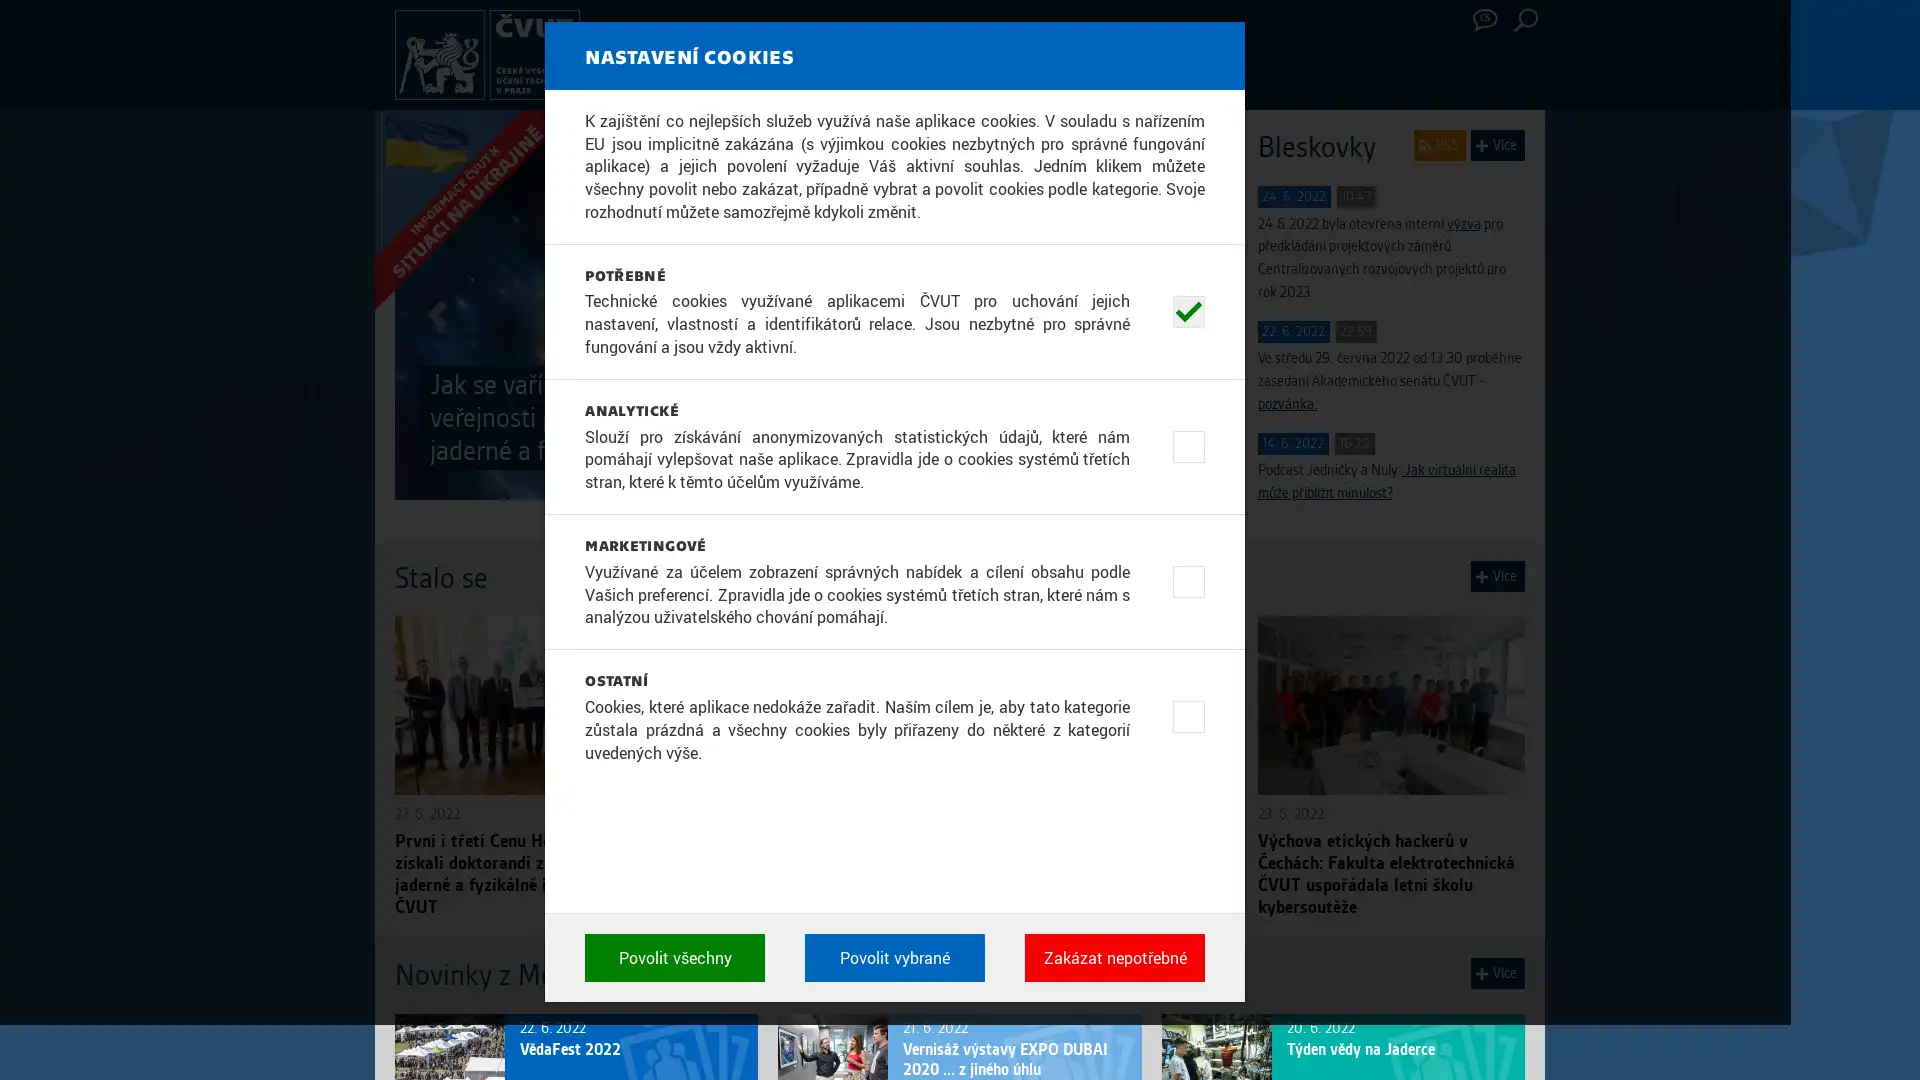 This screenshot has height=1080, width=1920. Describe the element at coordinates (738, 985) in the screenshot. I see `Povolit vsechny` at that location.